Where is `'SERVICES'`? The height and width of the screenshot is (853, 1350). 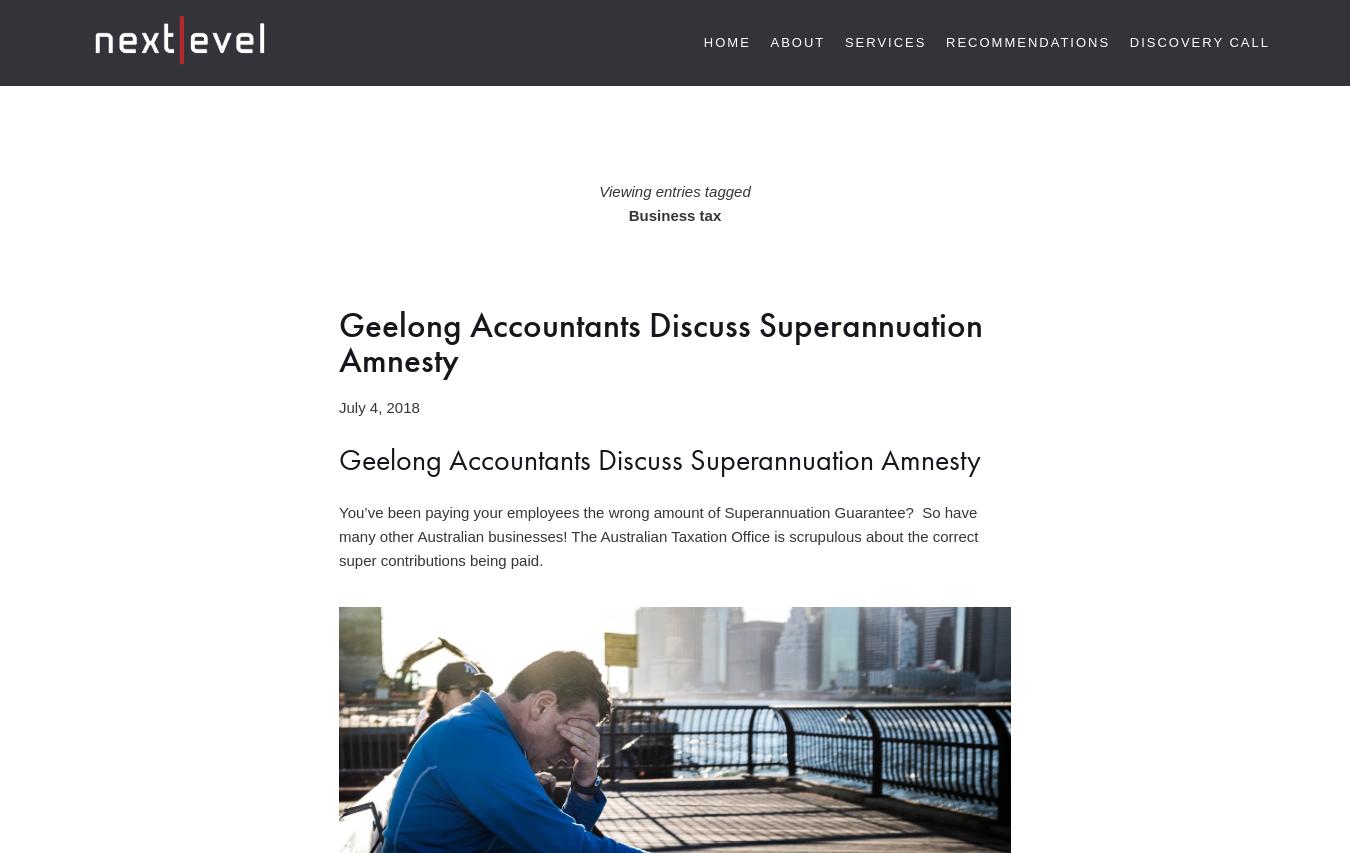
'SERVICES' is located at coordinates (885, 41).